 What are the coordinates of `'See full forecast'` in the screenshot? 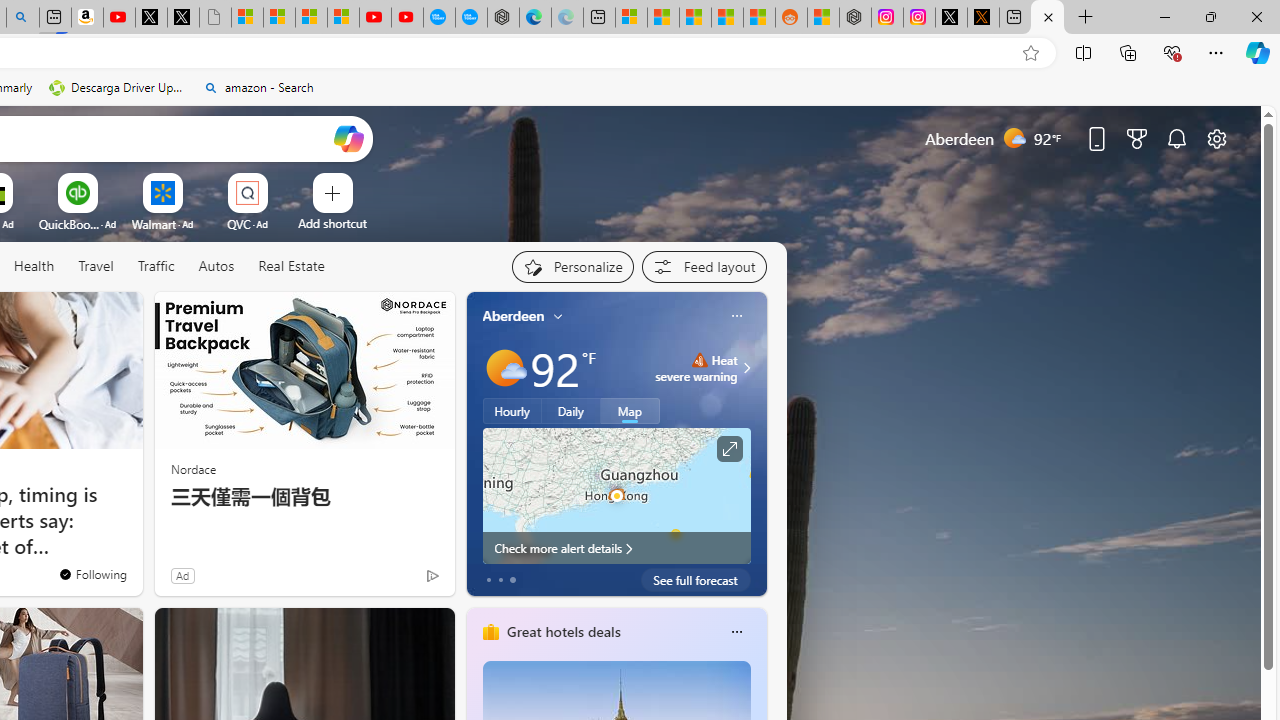 It's located at (695, 579).